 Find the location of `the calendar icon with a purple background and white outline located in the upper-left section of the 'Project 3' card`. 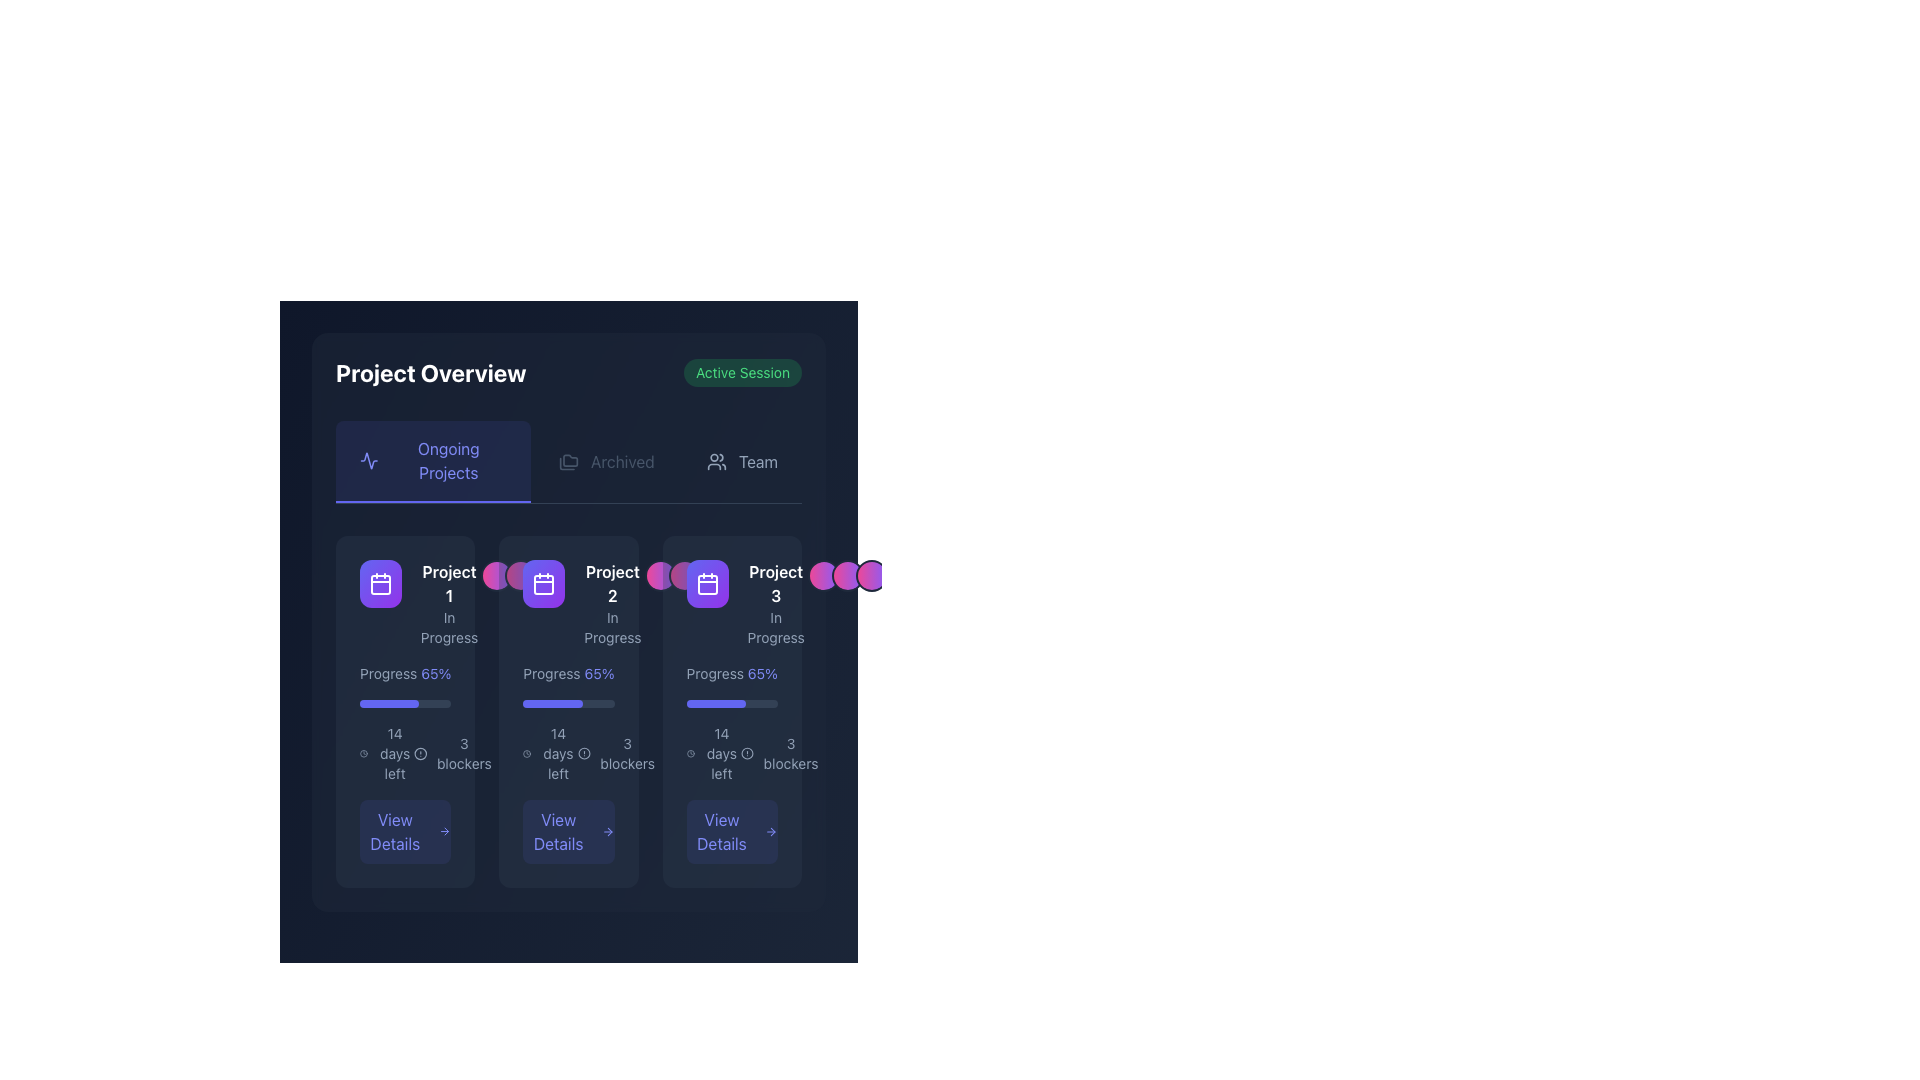

the calendar icon with a purple background and white outline located in the upper-left section of the 'Project 3' card is located at coordinates (380, 583).